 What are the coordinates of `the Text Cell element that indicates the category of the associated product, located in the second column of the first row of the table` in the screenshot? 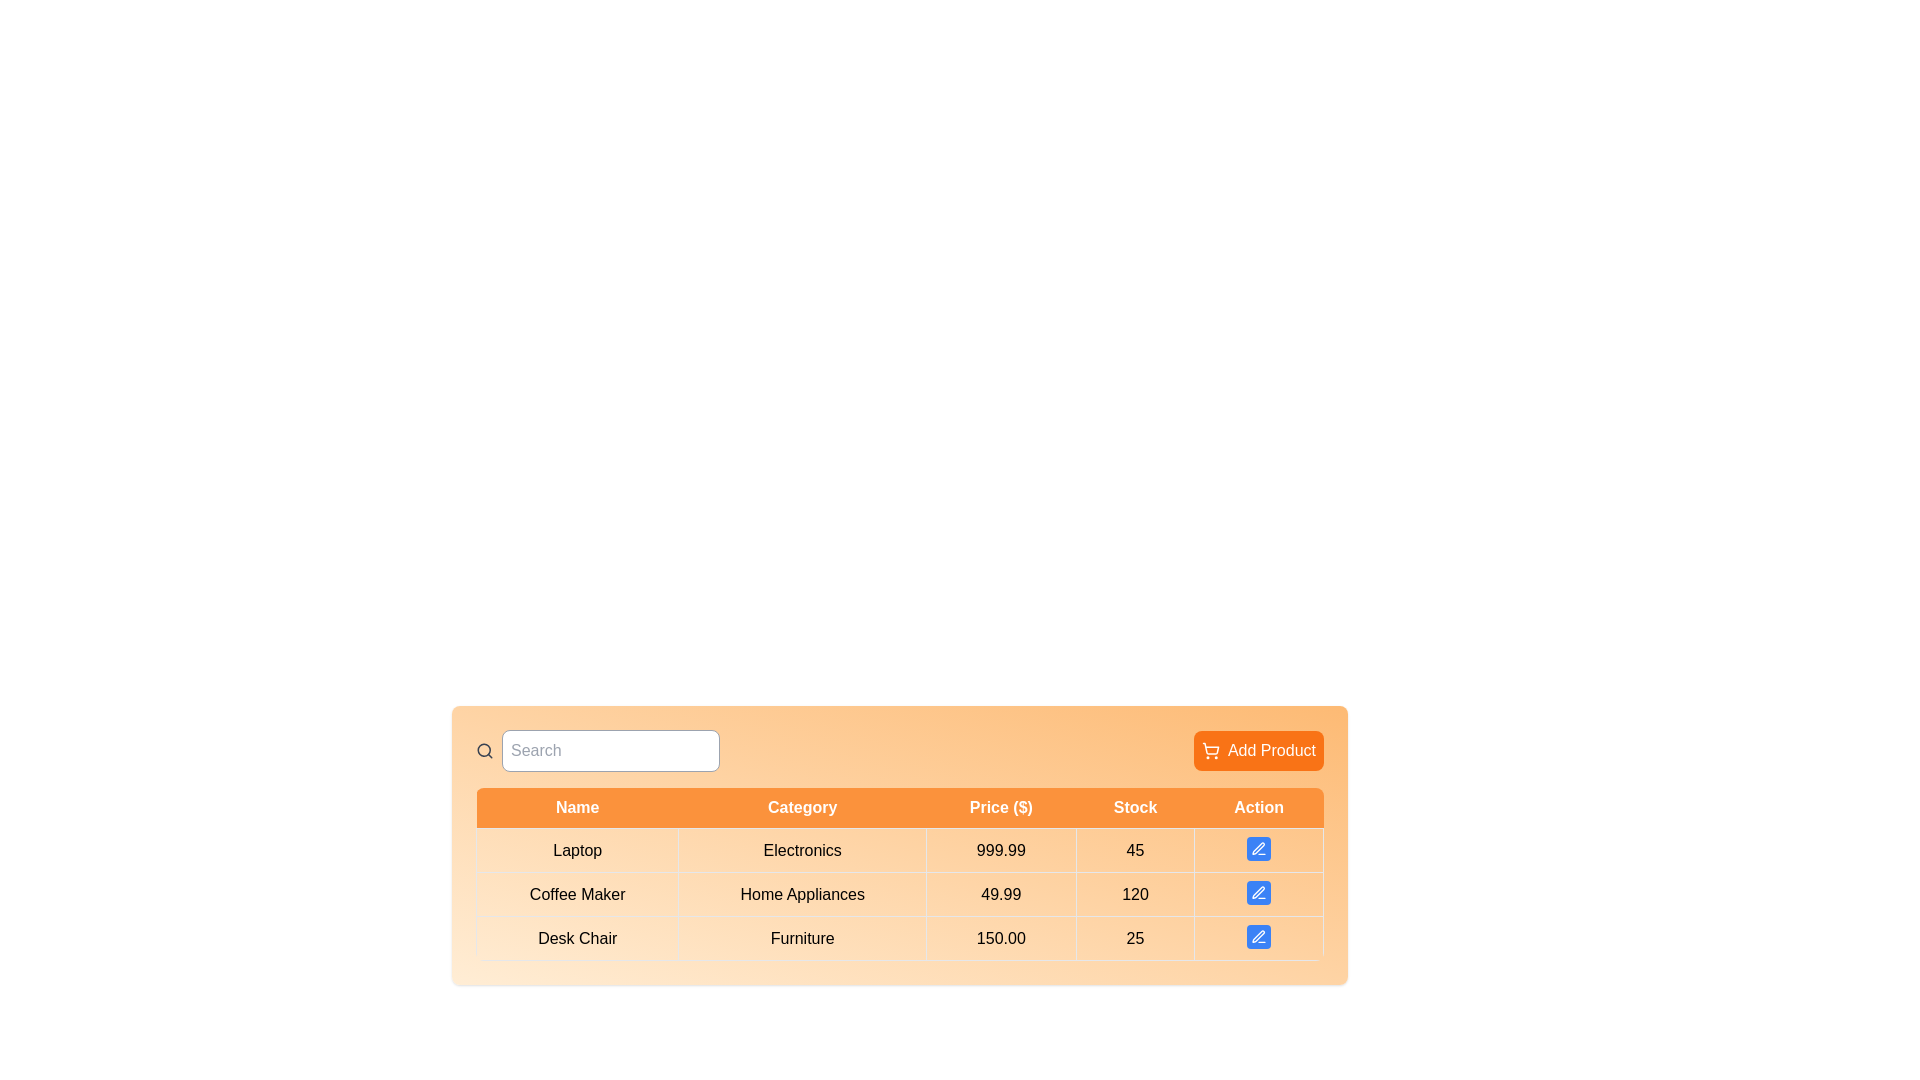 It's located at (802, 850).